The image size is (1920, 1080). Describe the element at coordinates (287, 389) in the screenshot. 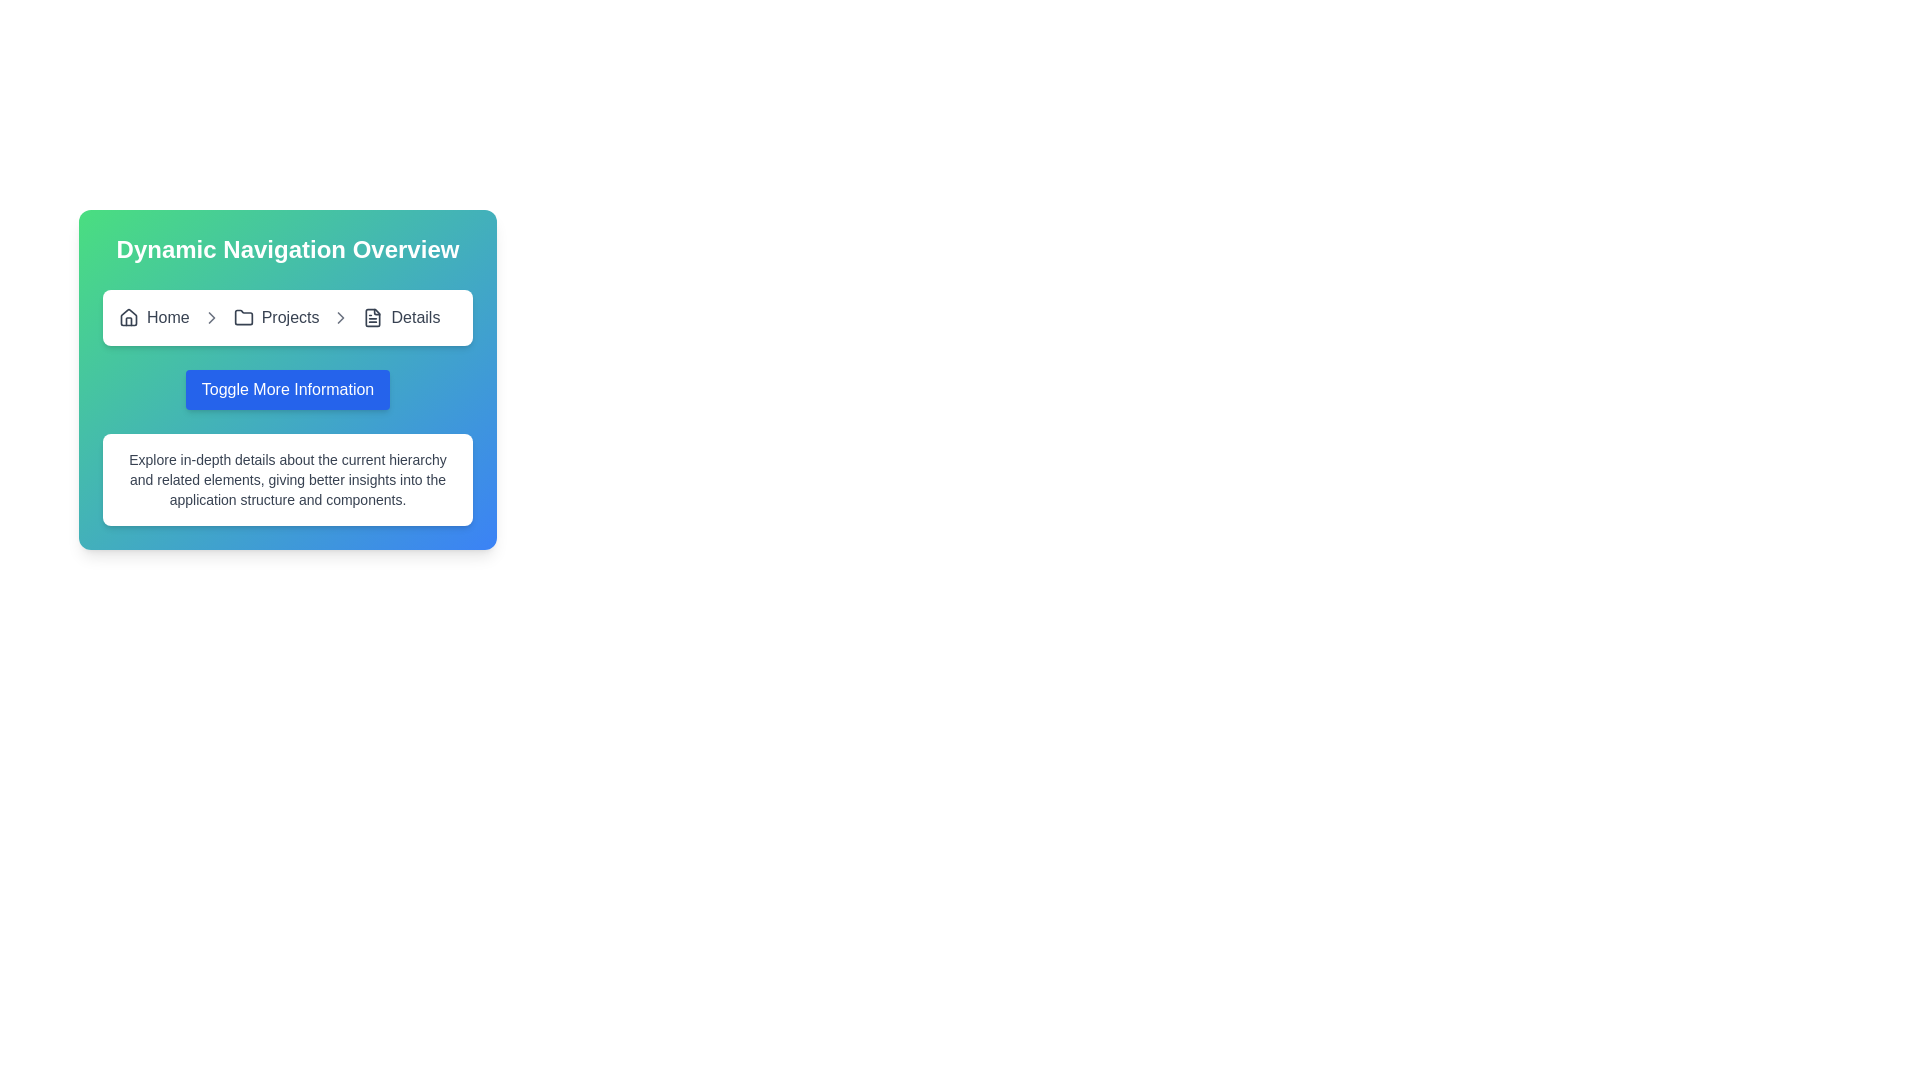

I see `the rectangular button with rounded corners that has a blue background and white text reading 'Toggle More Information'` at that location.